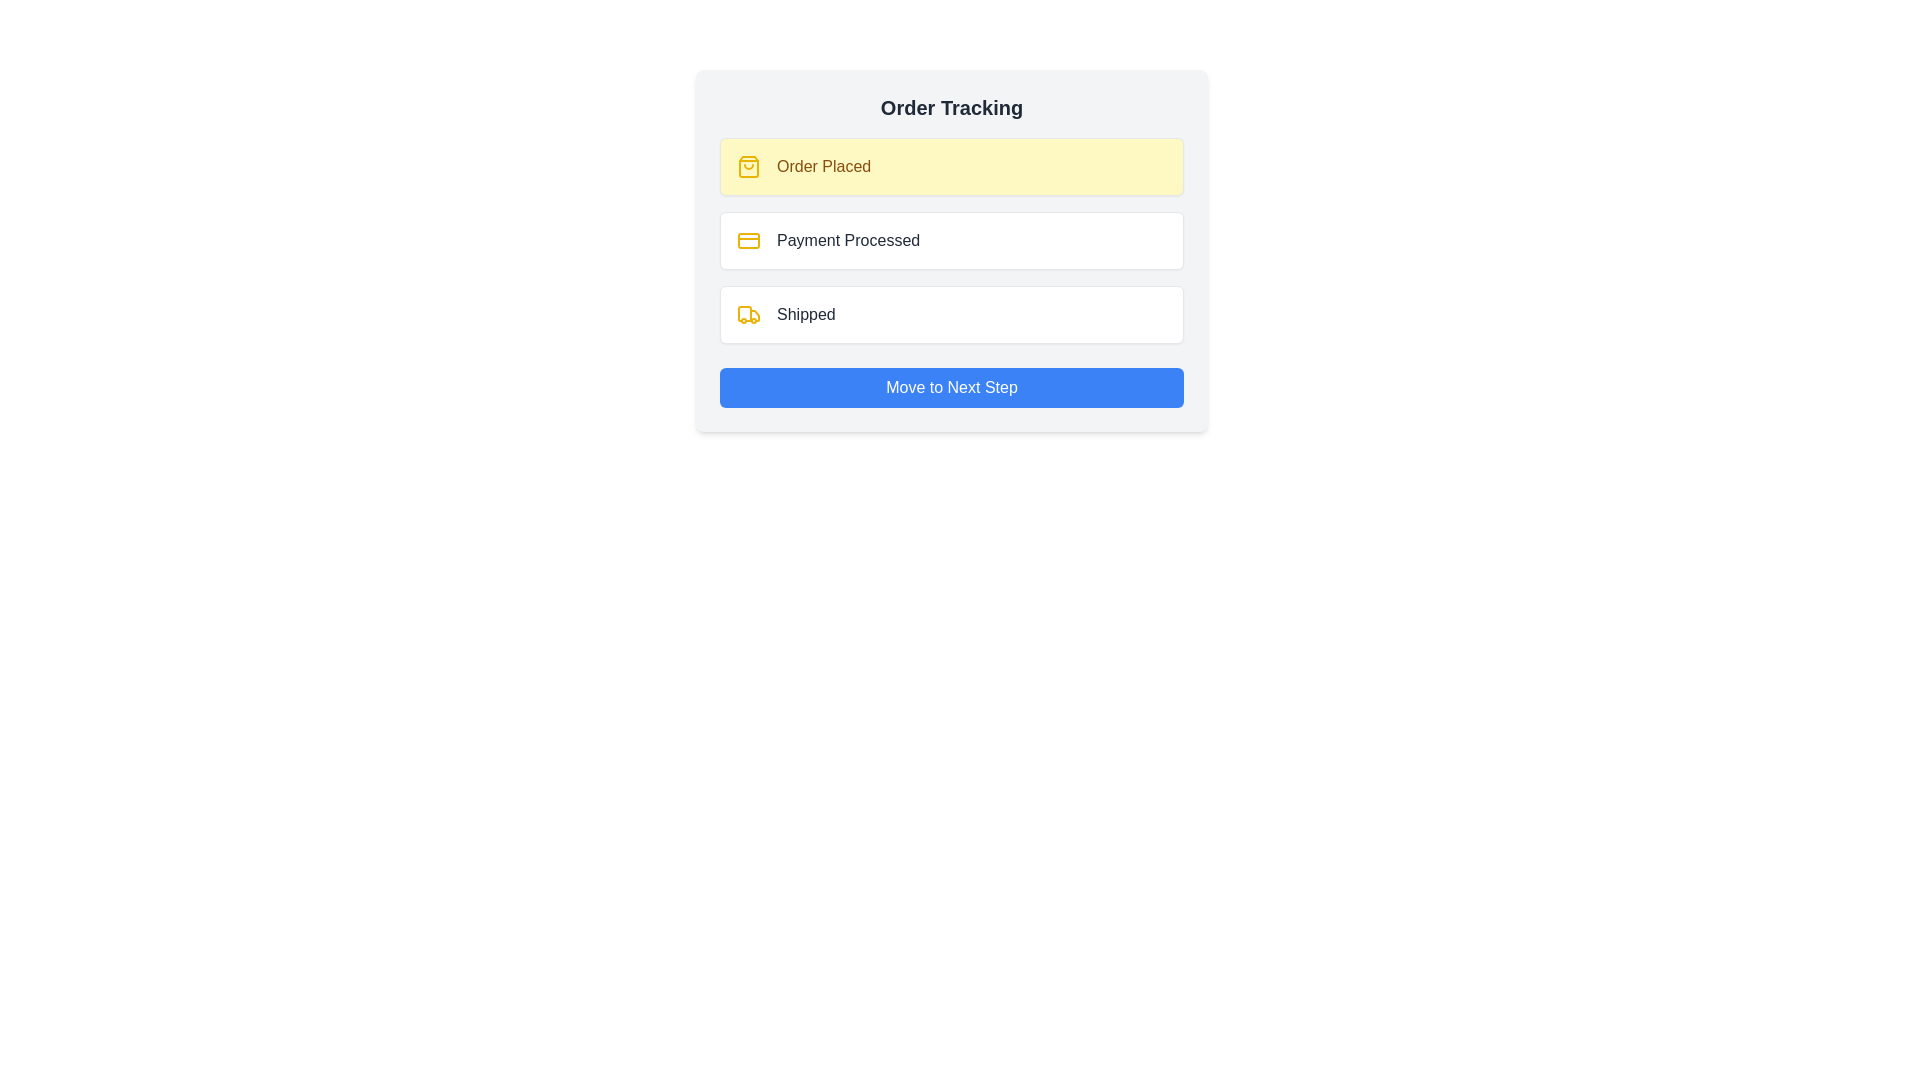  I want to click on the Progress Tracker List which displays the steps: 'Order Placed,' 'Payment Processed,' and 'Shipped.', so click(950, 239).